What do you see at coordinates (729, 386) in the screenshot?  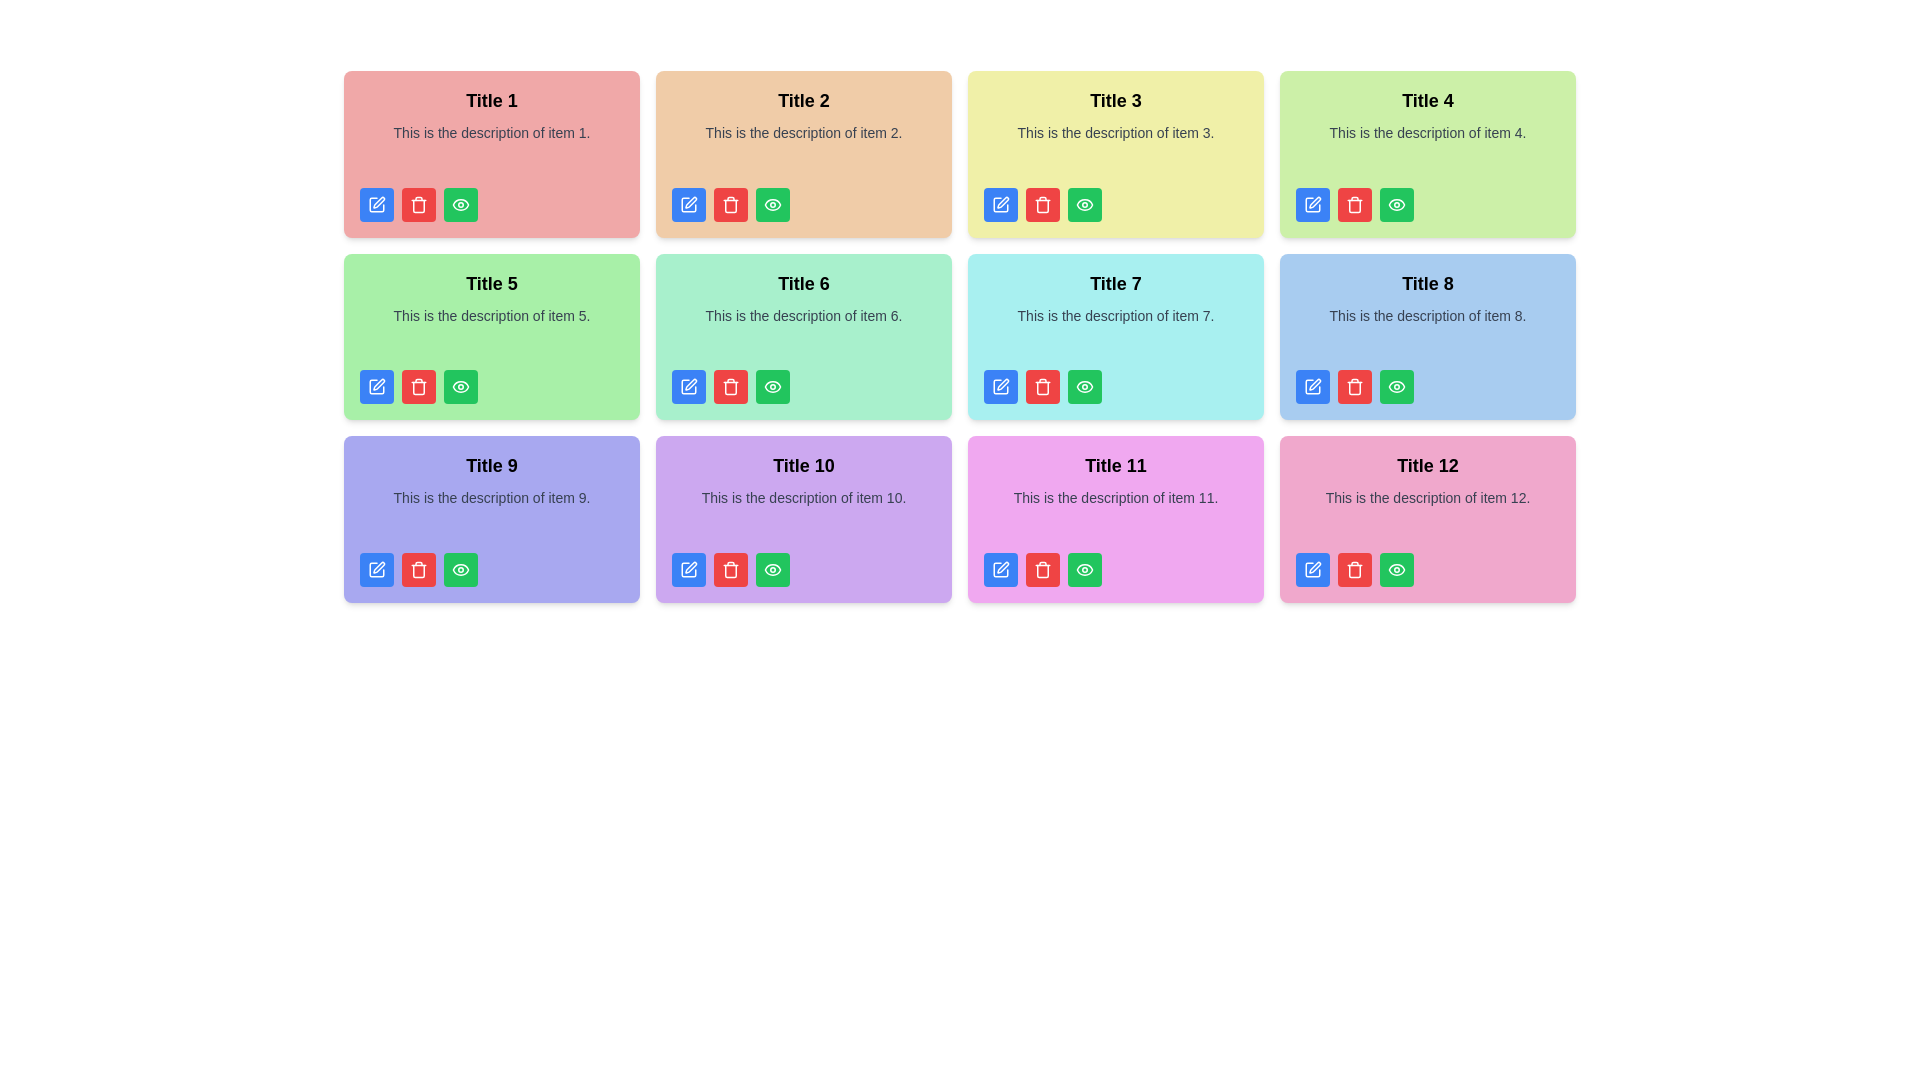 I see `the delete button located centrally within the lower section of the card interface to initiate a delete action` at bounding box center [729, 386].